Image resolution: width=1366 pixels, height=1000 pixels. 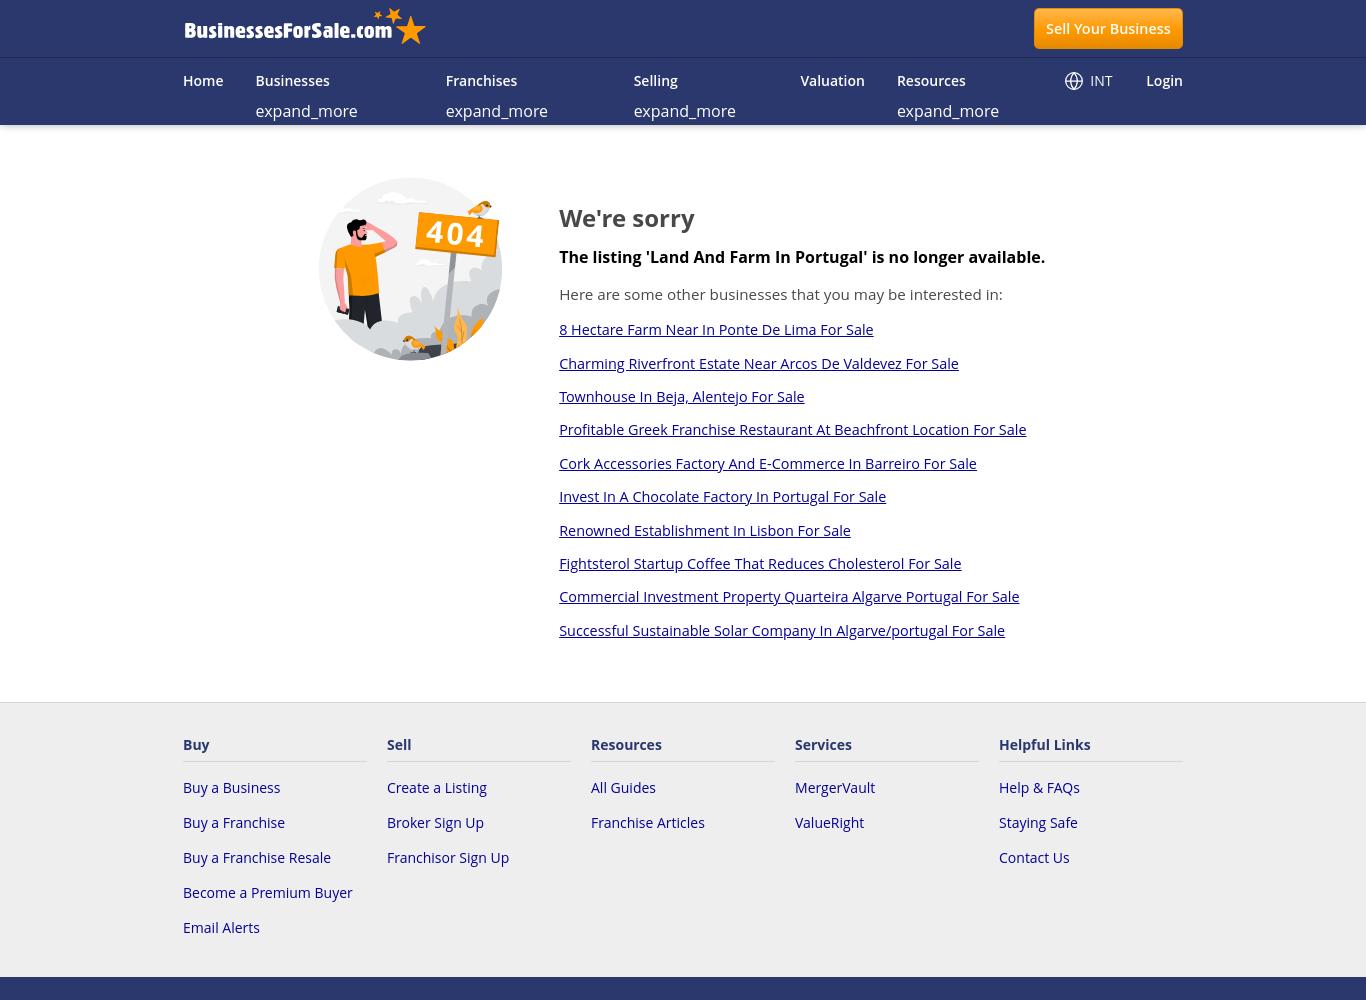 I want to click on 'Townhouse In Beja, Alentejo For Sale', so click(x=680, y=396).